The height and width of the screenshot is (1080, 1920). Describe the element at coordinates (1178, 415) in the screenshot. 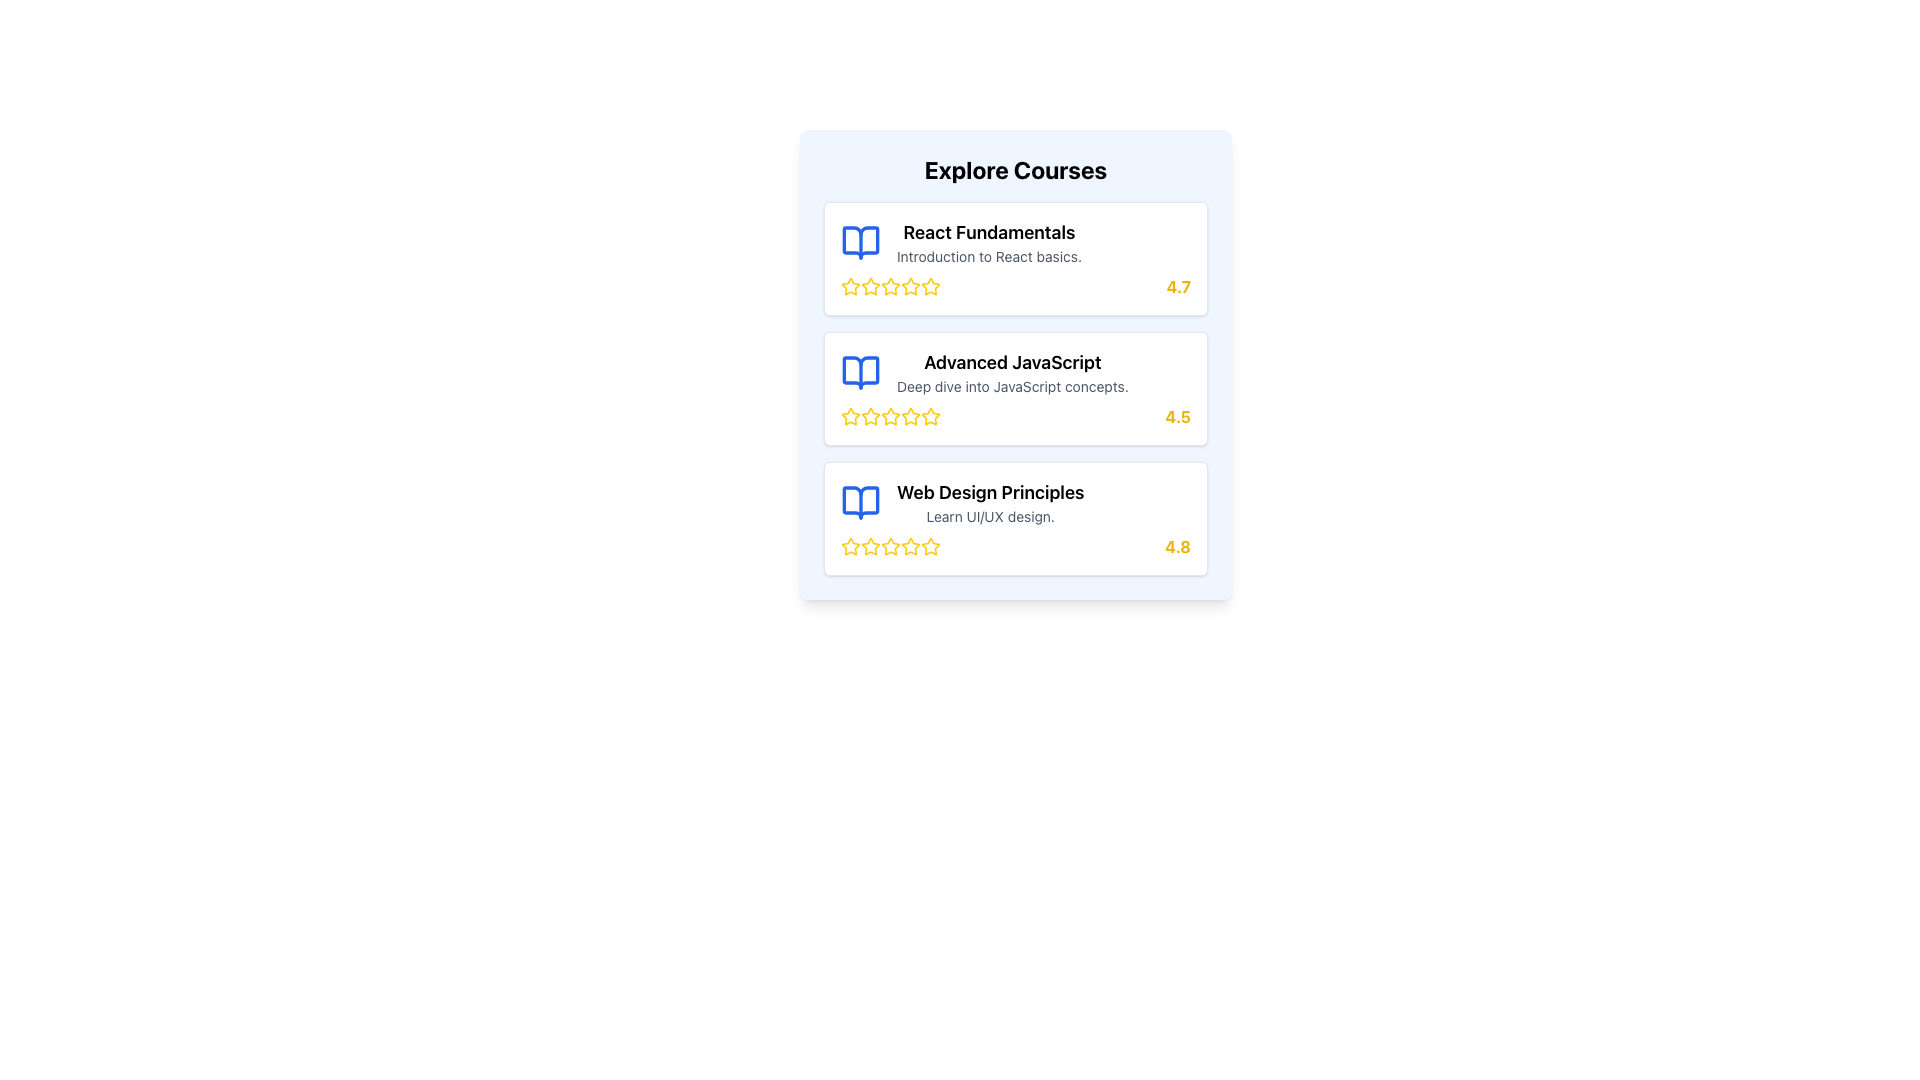

I see `the bold yellow text displaying the value '4.5' in the ratings section of the 'Advanced JavaScript' course item` at that location.